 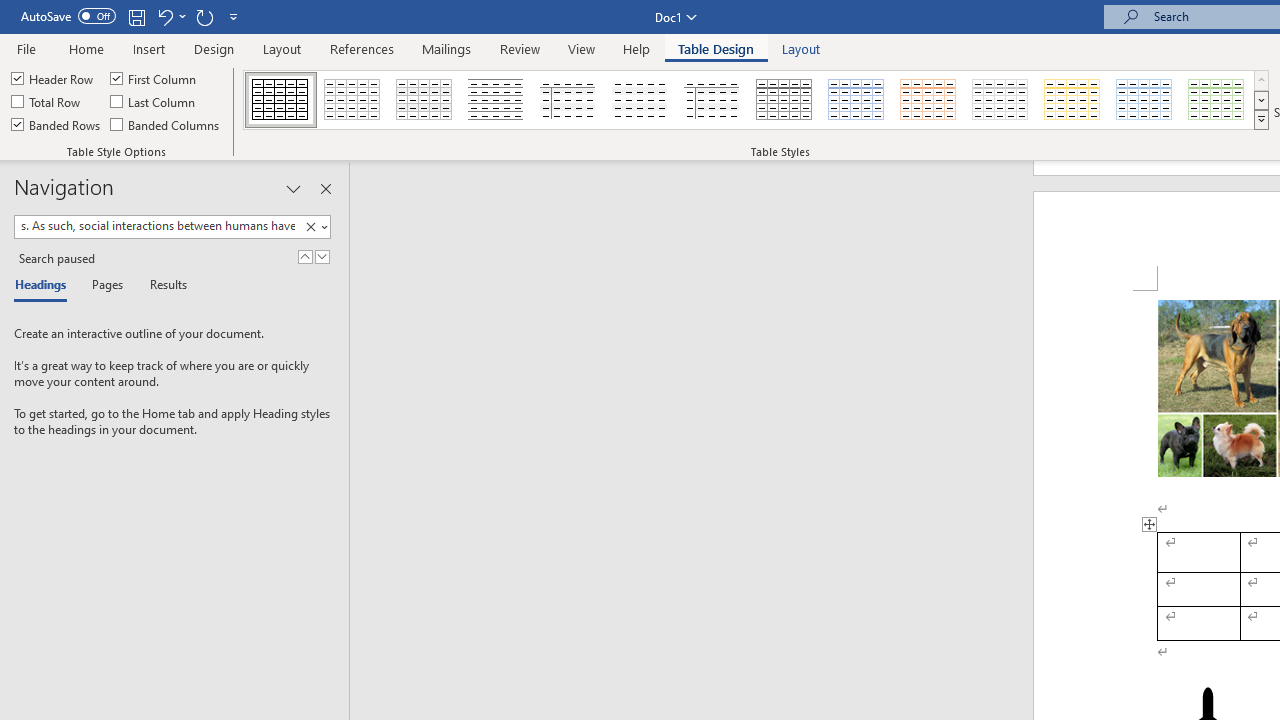 I want to click on 'Last Column', so click(x=153, y=101).